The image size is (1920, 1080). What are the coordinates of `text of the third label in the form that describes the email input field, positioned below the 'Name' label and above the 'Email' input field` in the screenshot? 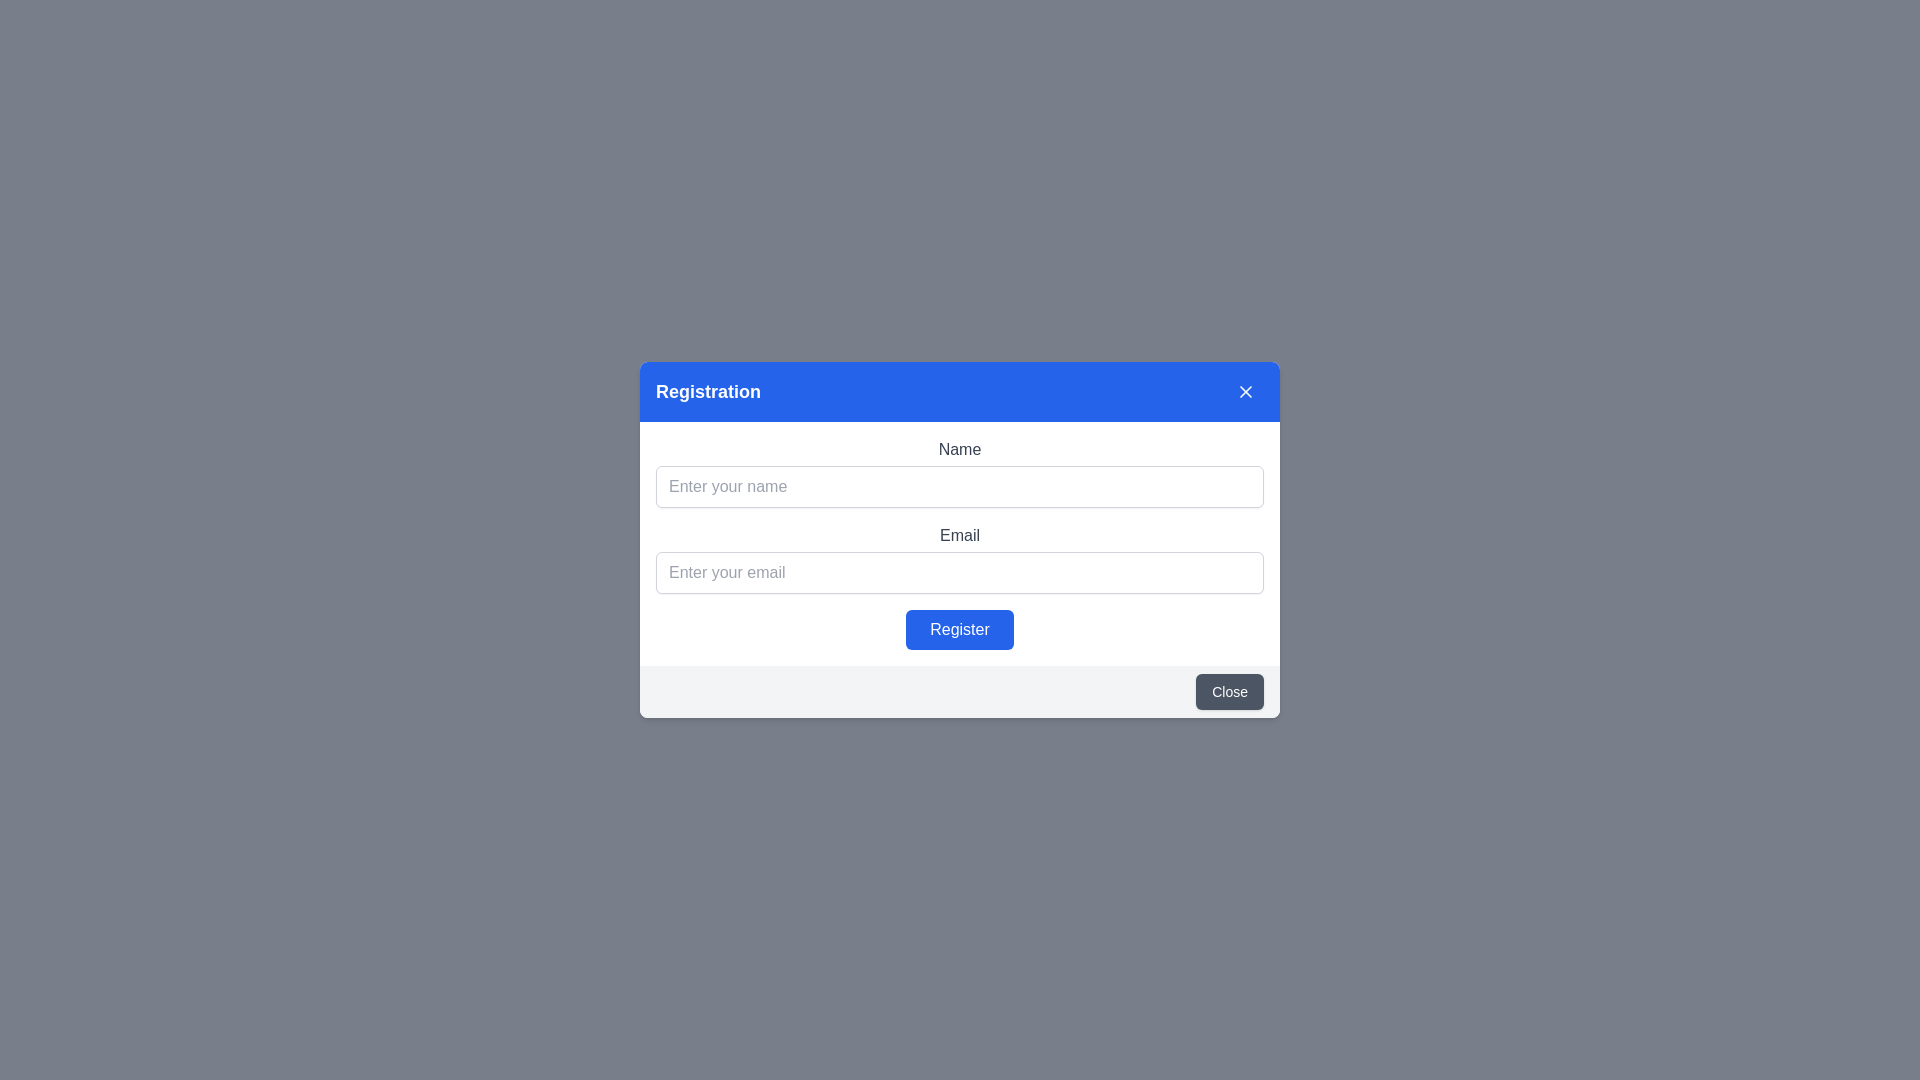 It's located at (960, 543).